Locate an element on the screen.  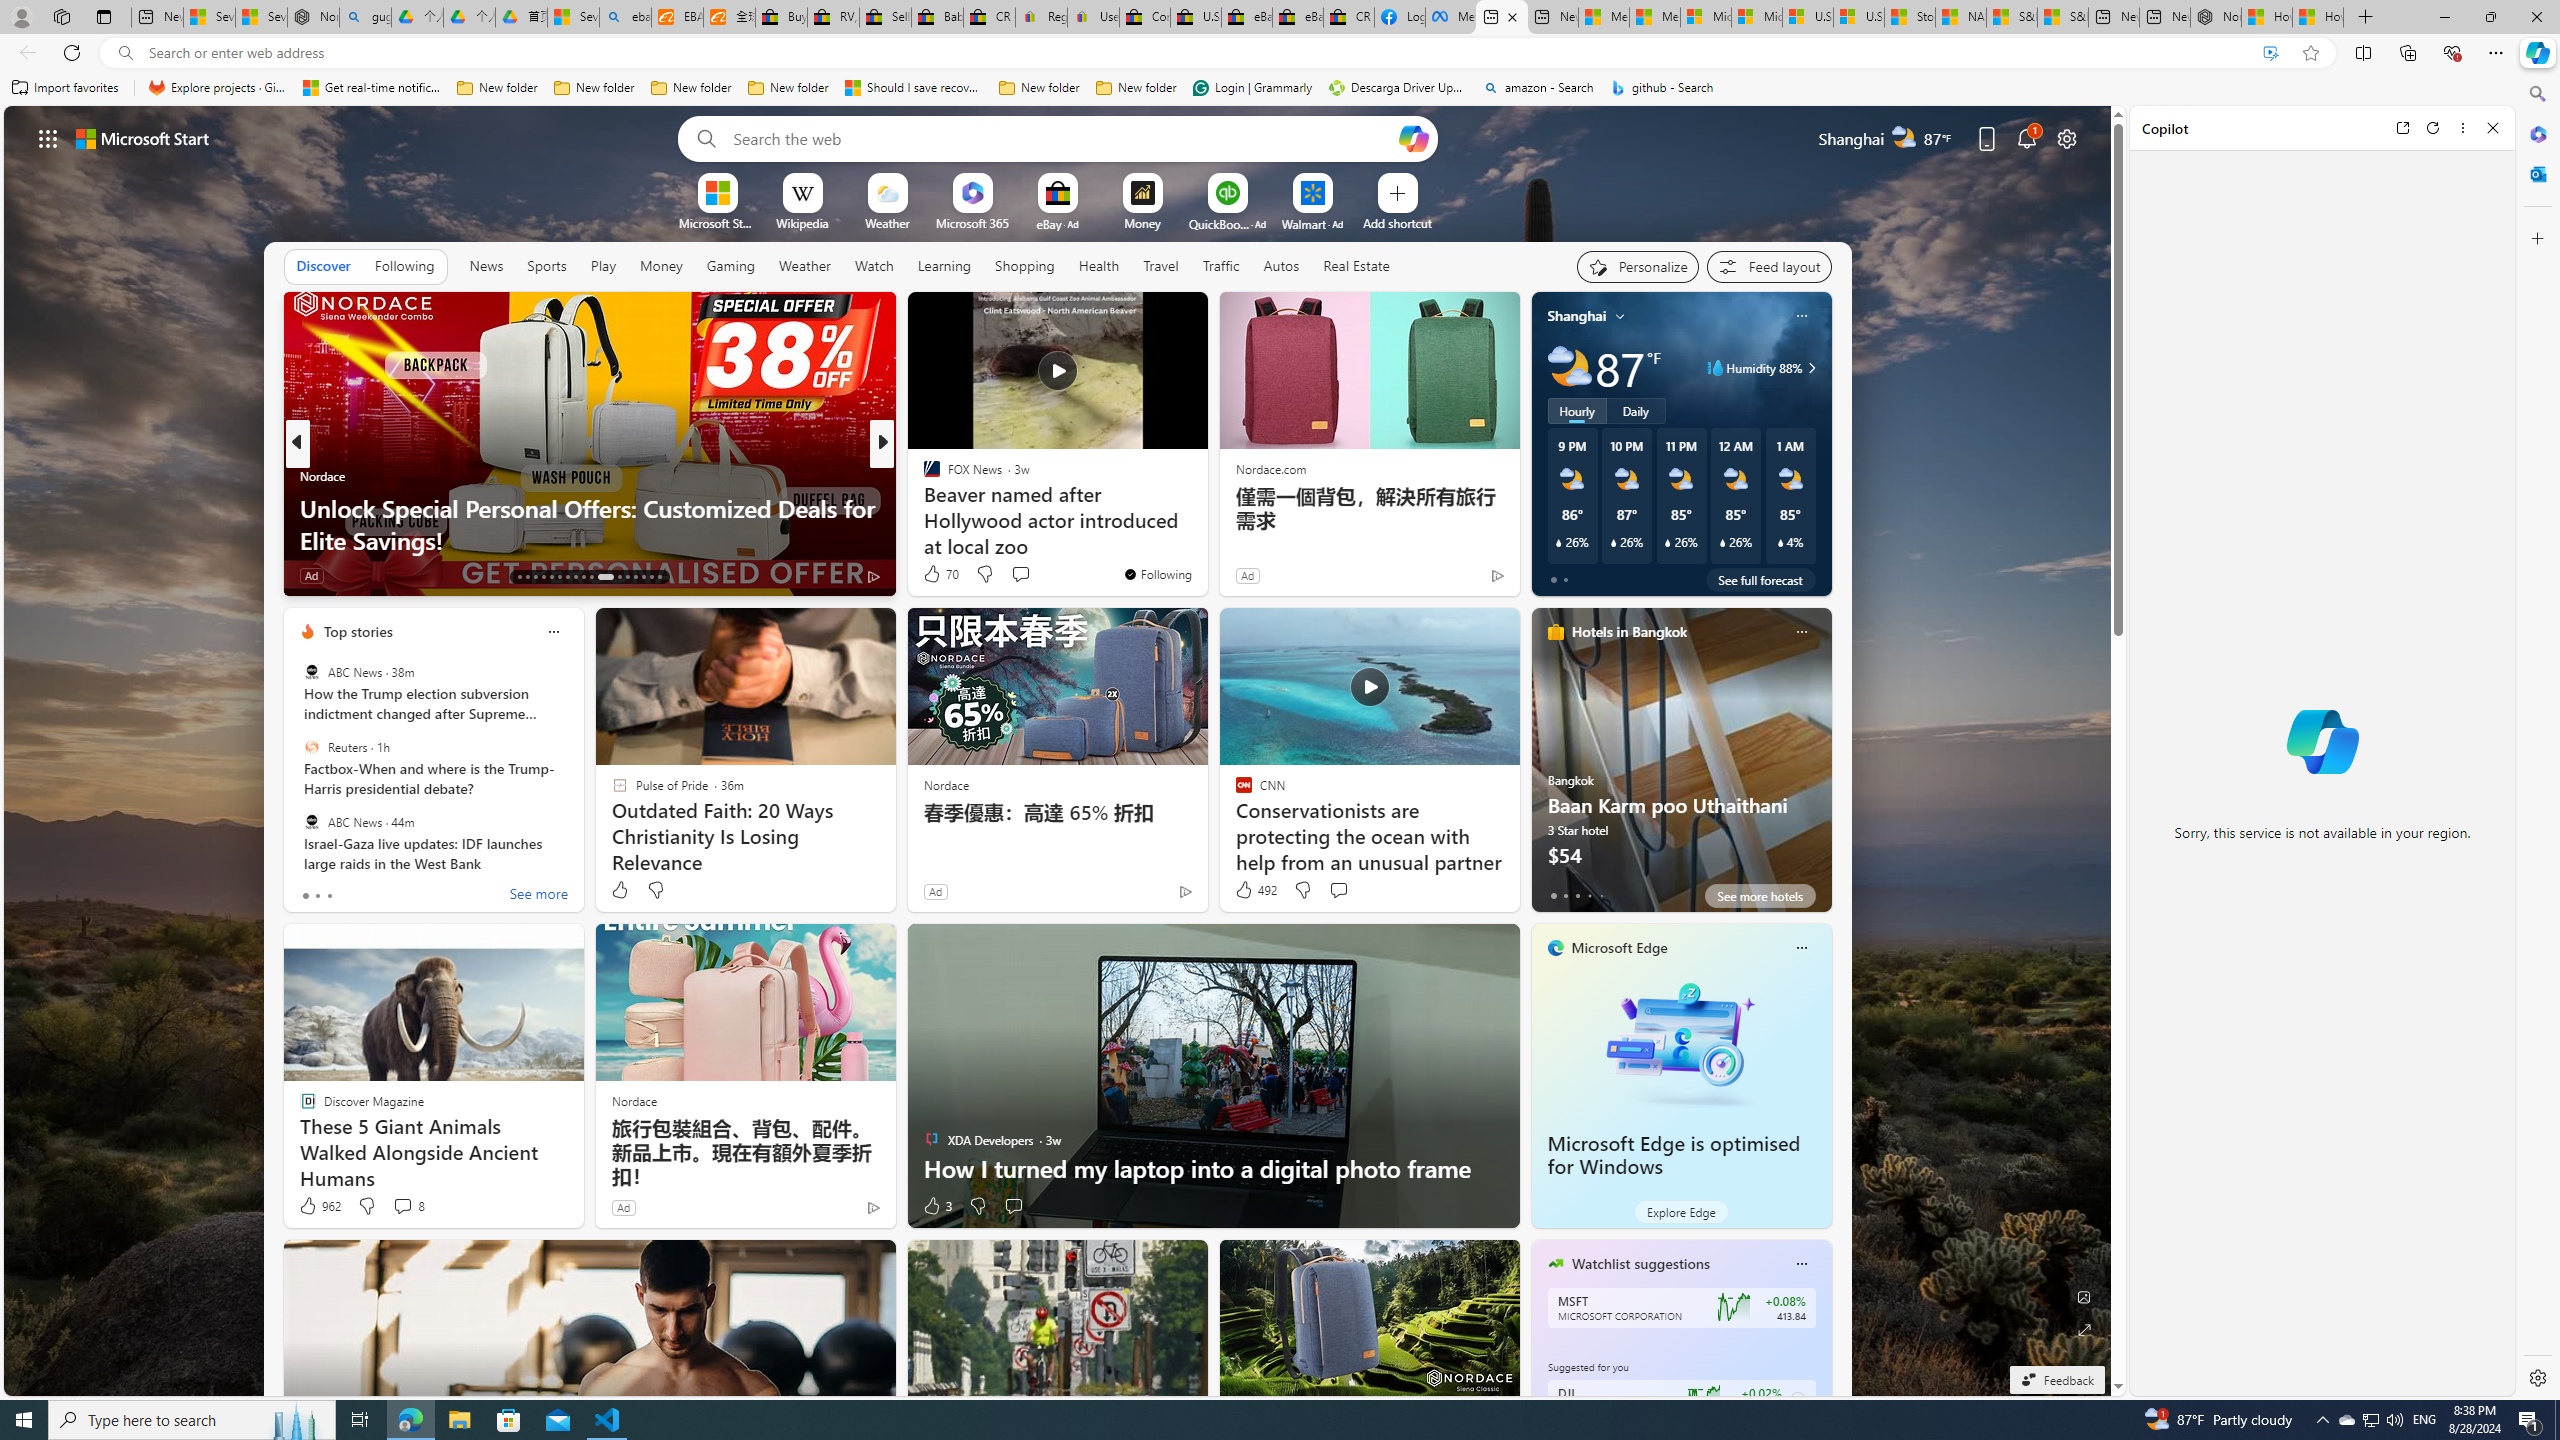
'Reuters' is located at coordinates (310, 746).